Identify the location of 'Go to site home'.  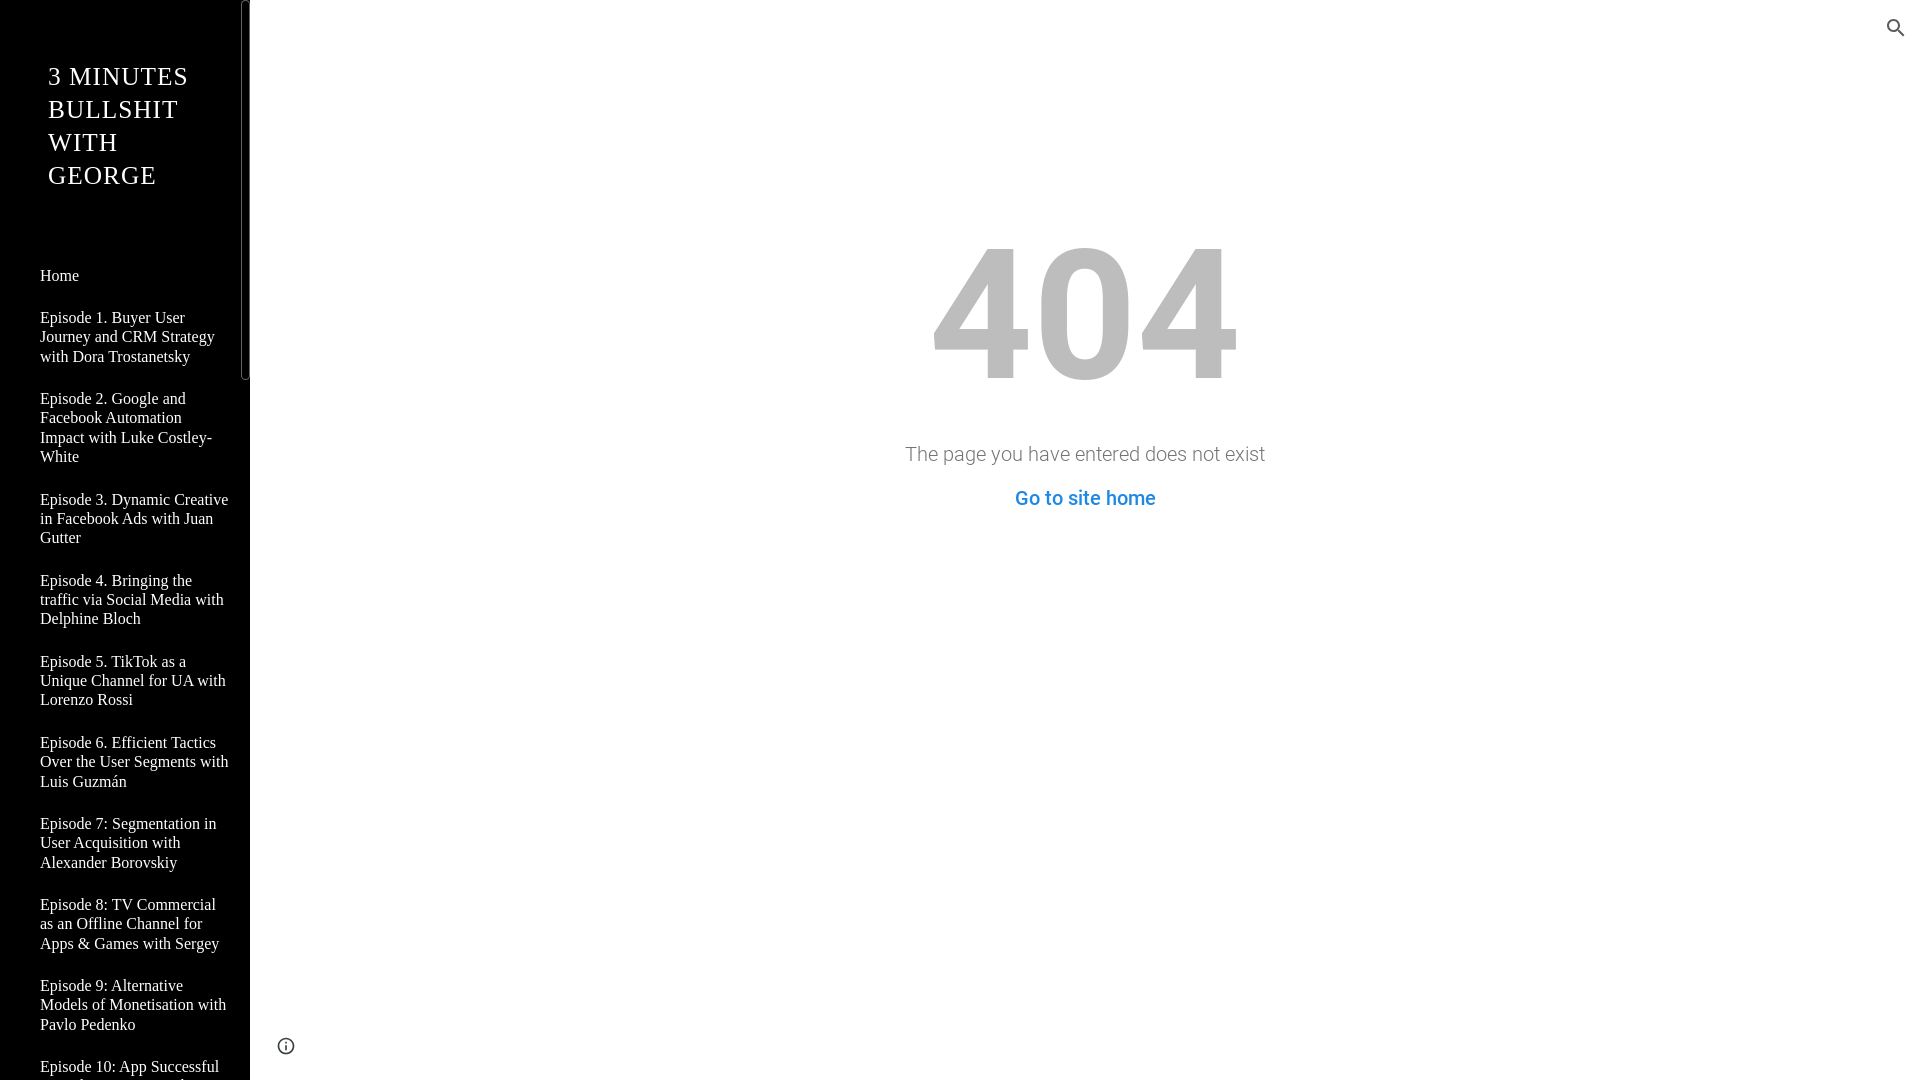
(1083, 496).